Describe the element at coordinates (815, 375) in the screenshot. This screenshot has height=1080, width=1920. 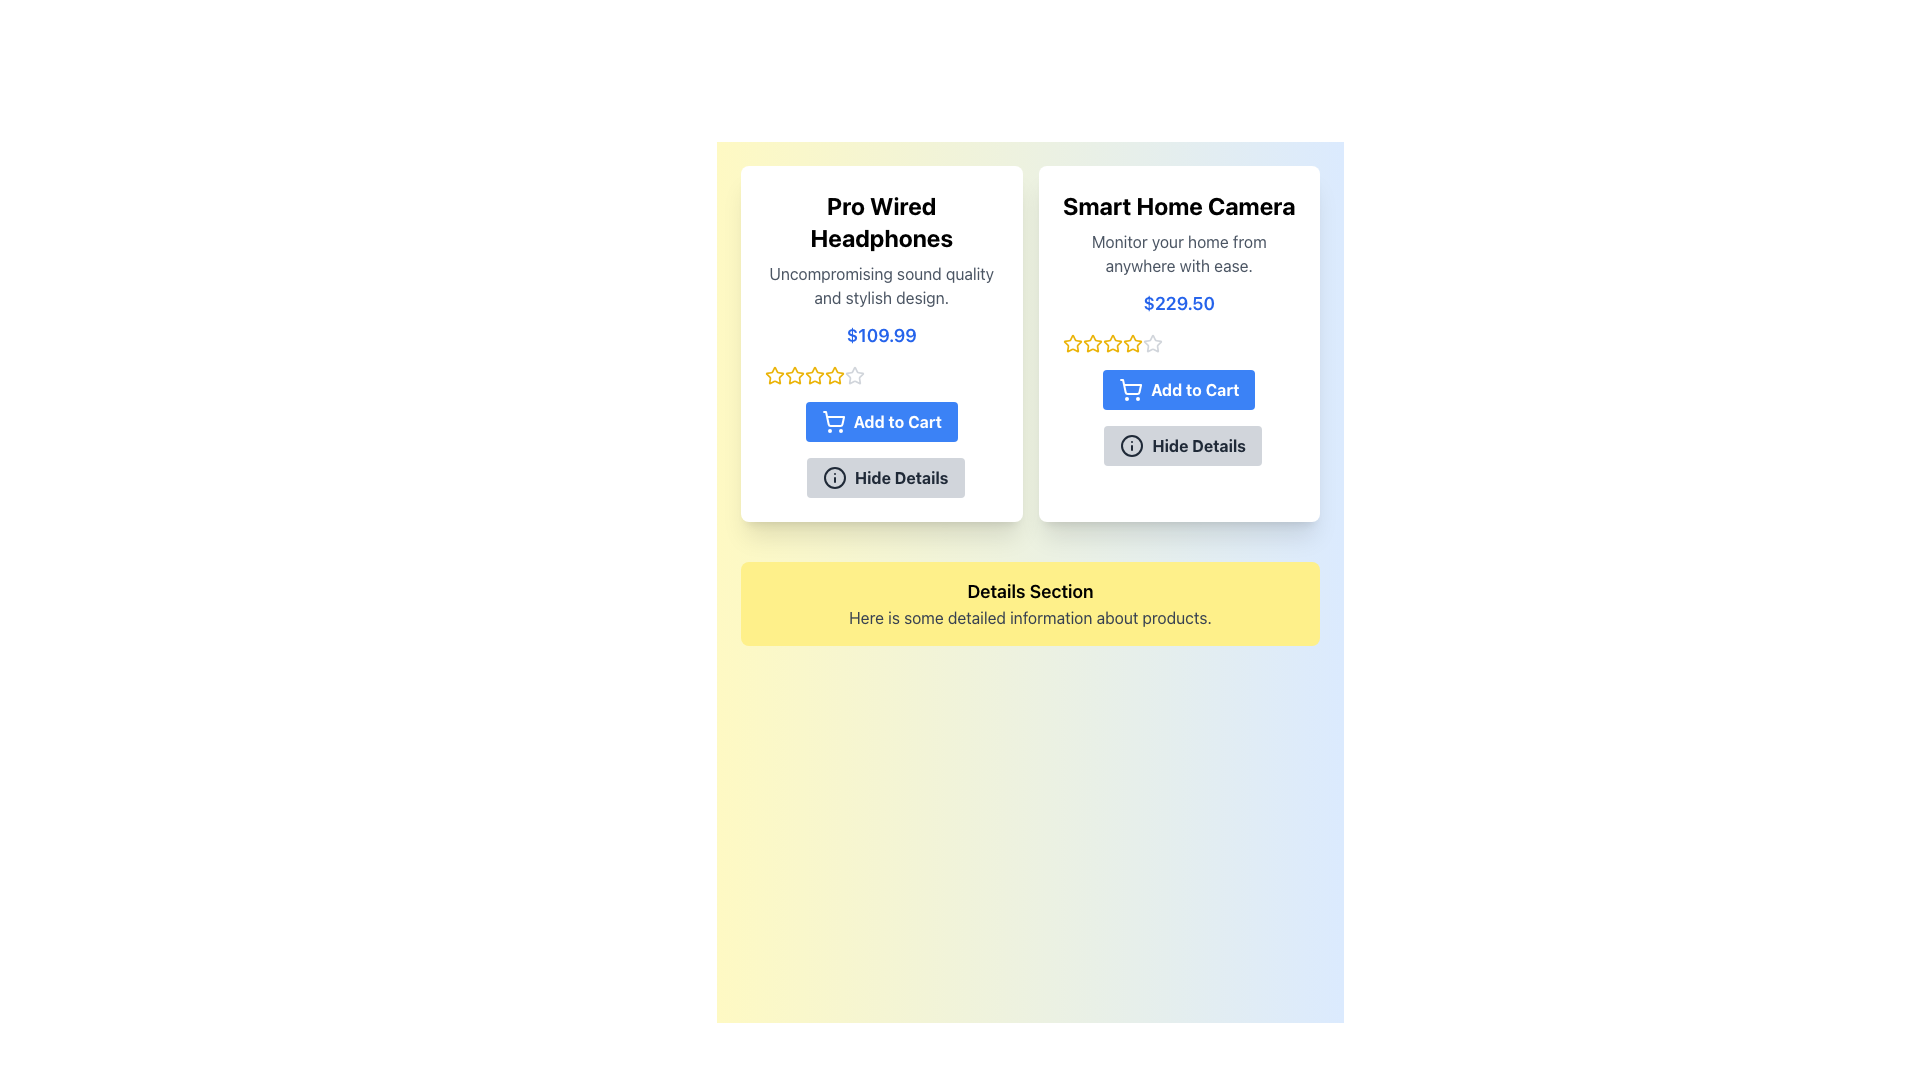
I see `the fourth star icon in the rating system for the product 'Pro Wired Headphones', located above the blue 'Add to Cart' button` at that location.